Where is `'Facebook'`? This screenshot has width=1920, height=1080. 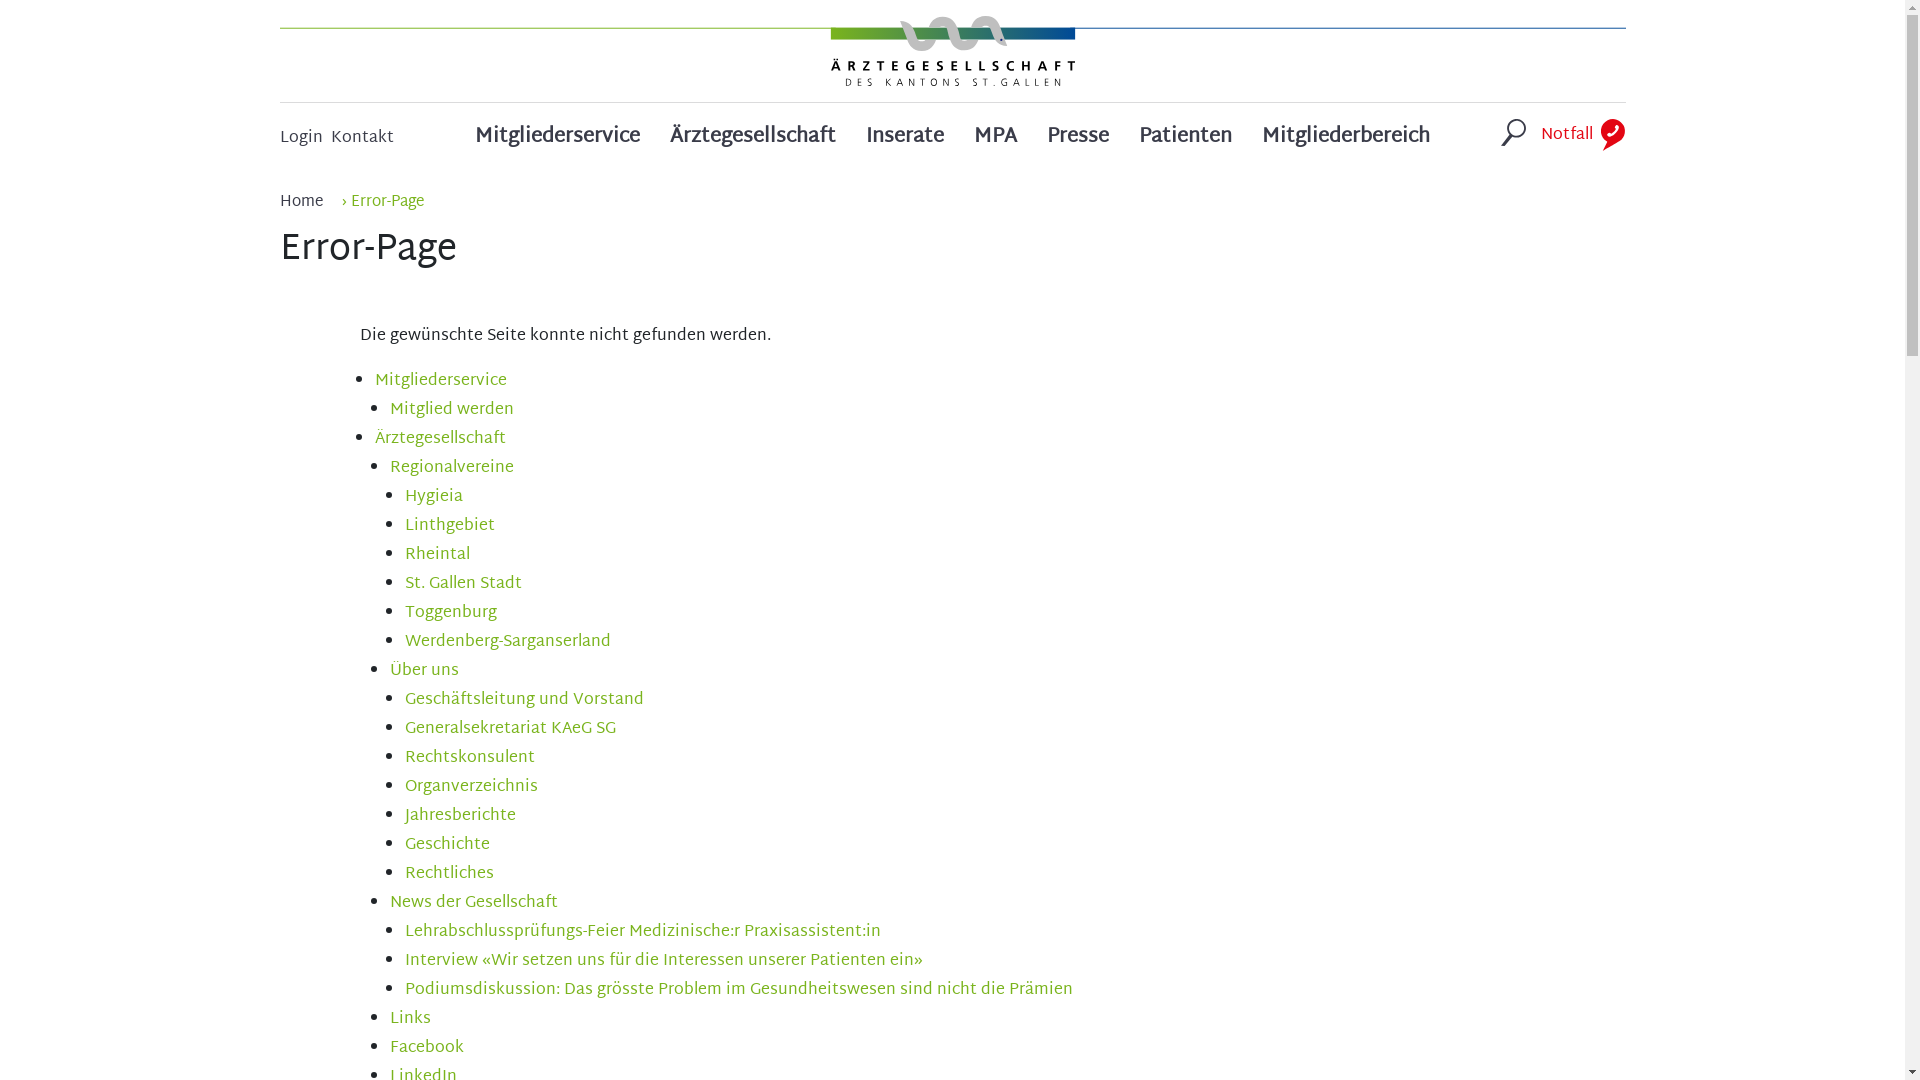 'Facebook' is located at coordinates (426, 1047).